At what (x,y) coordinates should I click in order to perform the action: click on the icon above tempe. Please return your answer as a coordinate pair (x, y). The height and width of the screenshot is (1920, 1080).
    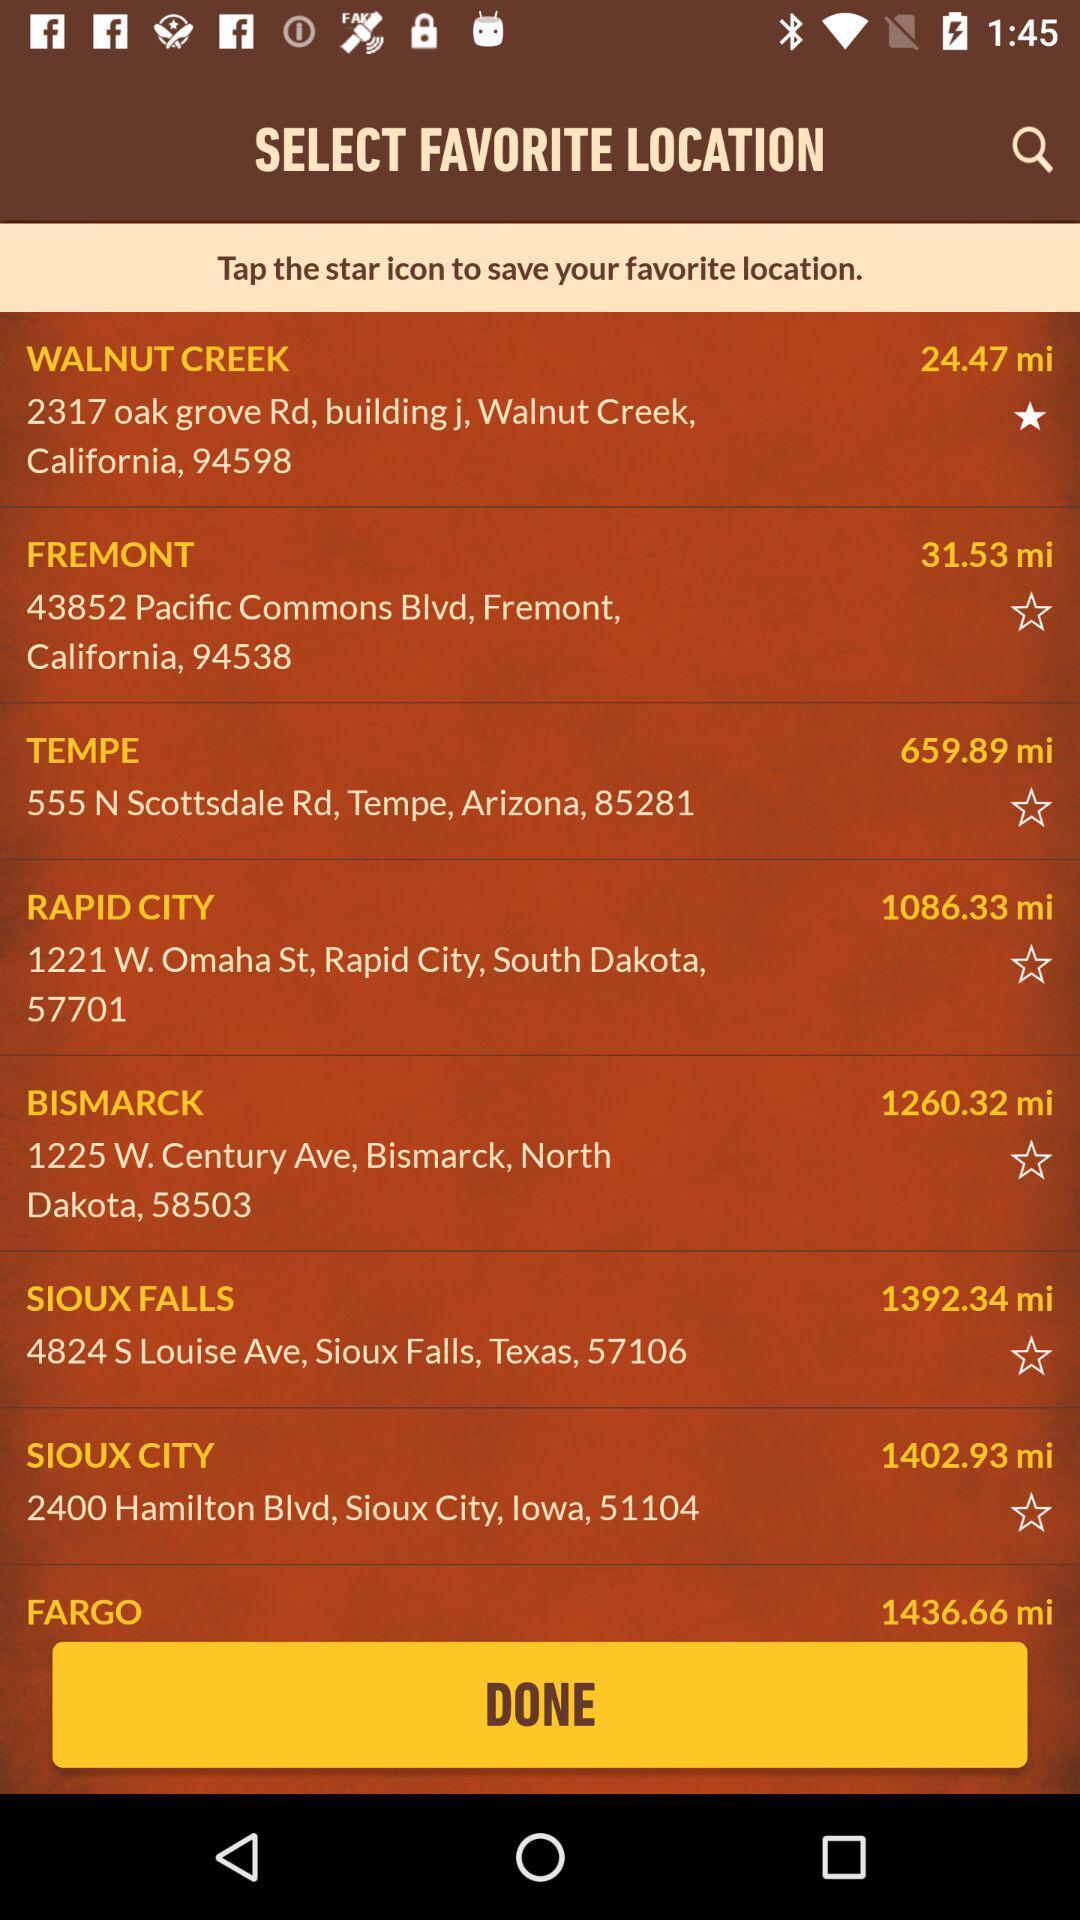
    Looking at the image, I should click on (376, 630).